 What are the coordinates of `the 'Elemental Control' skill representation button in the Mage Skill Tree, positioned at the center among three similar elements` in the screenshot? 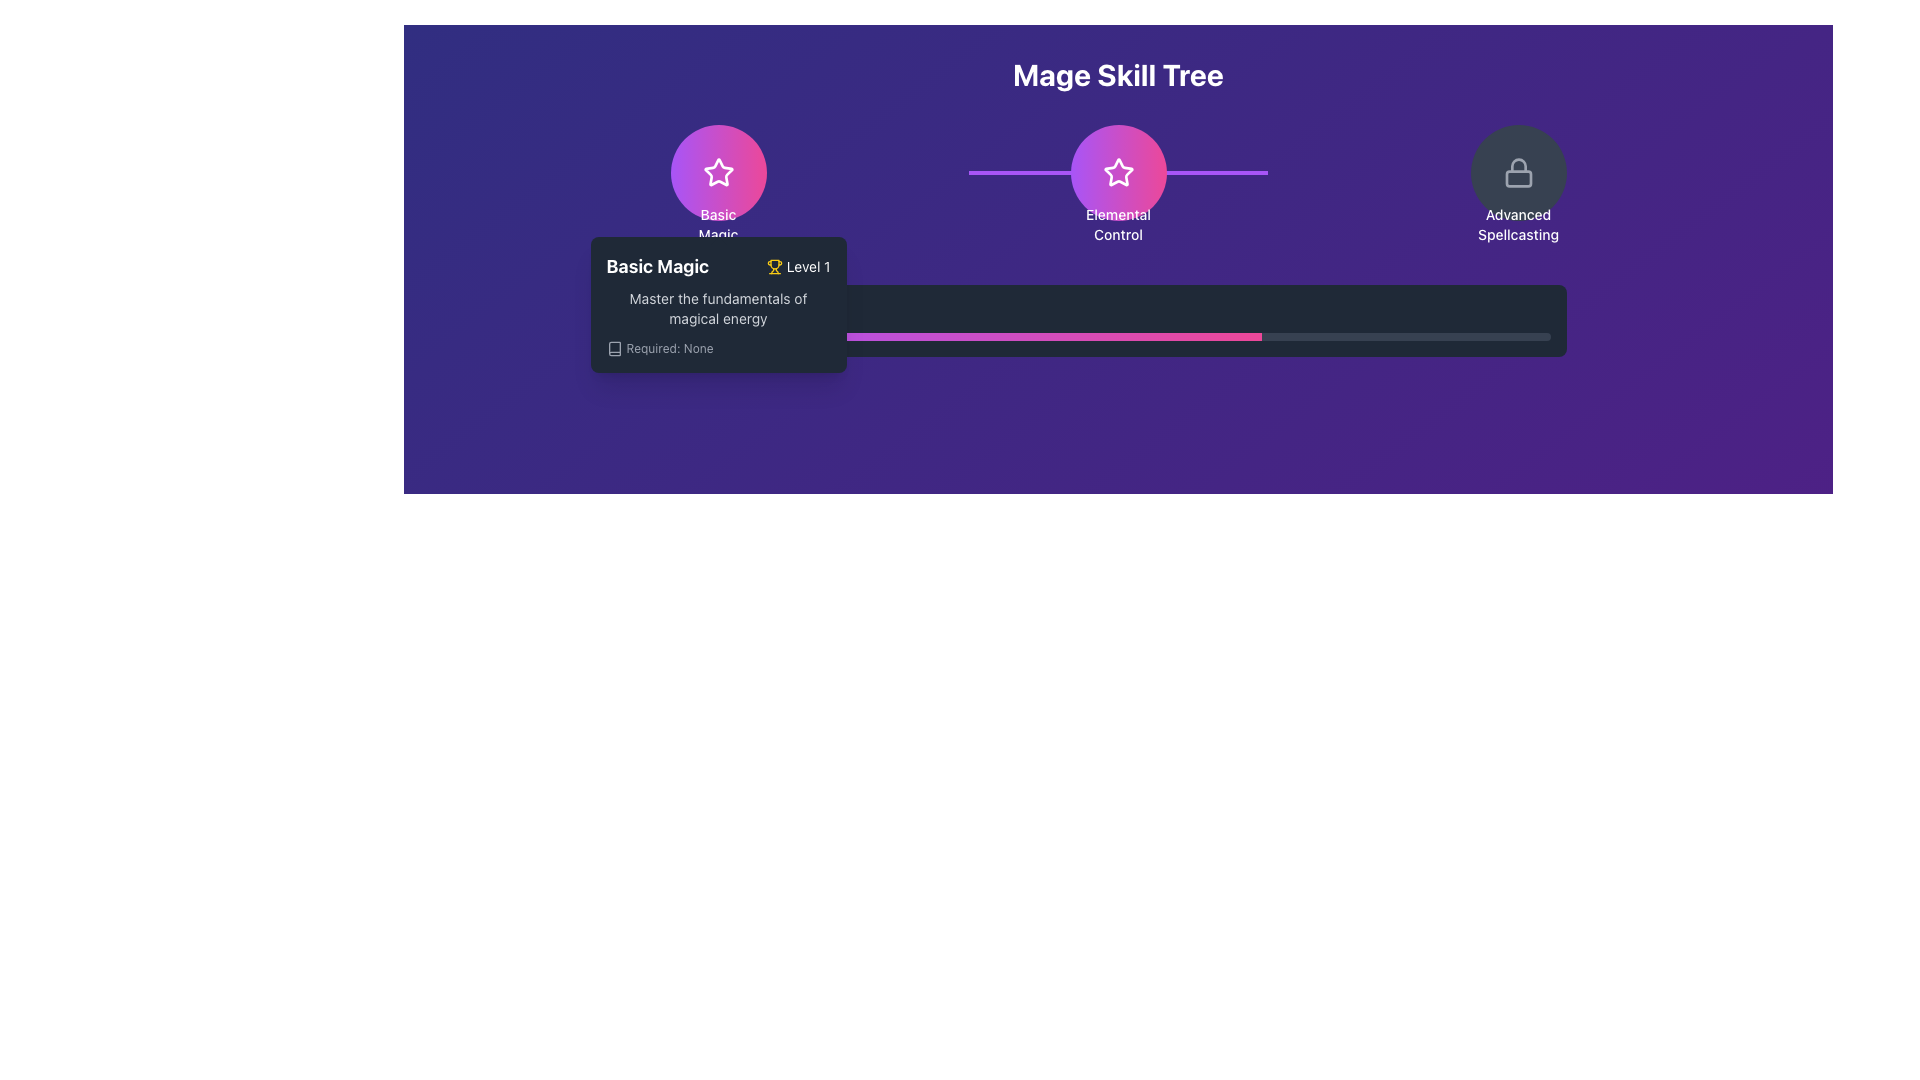 It's located at (1117, 207).